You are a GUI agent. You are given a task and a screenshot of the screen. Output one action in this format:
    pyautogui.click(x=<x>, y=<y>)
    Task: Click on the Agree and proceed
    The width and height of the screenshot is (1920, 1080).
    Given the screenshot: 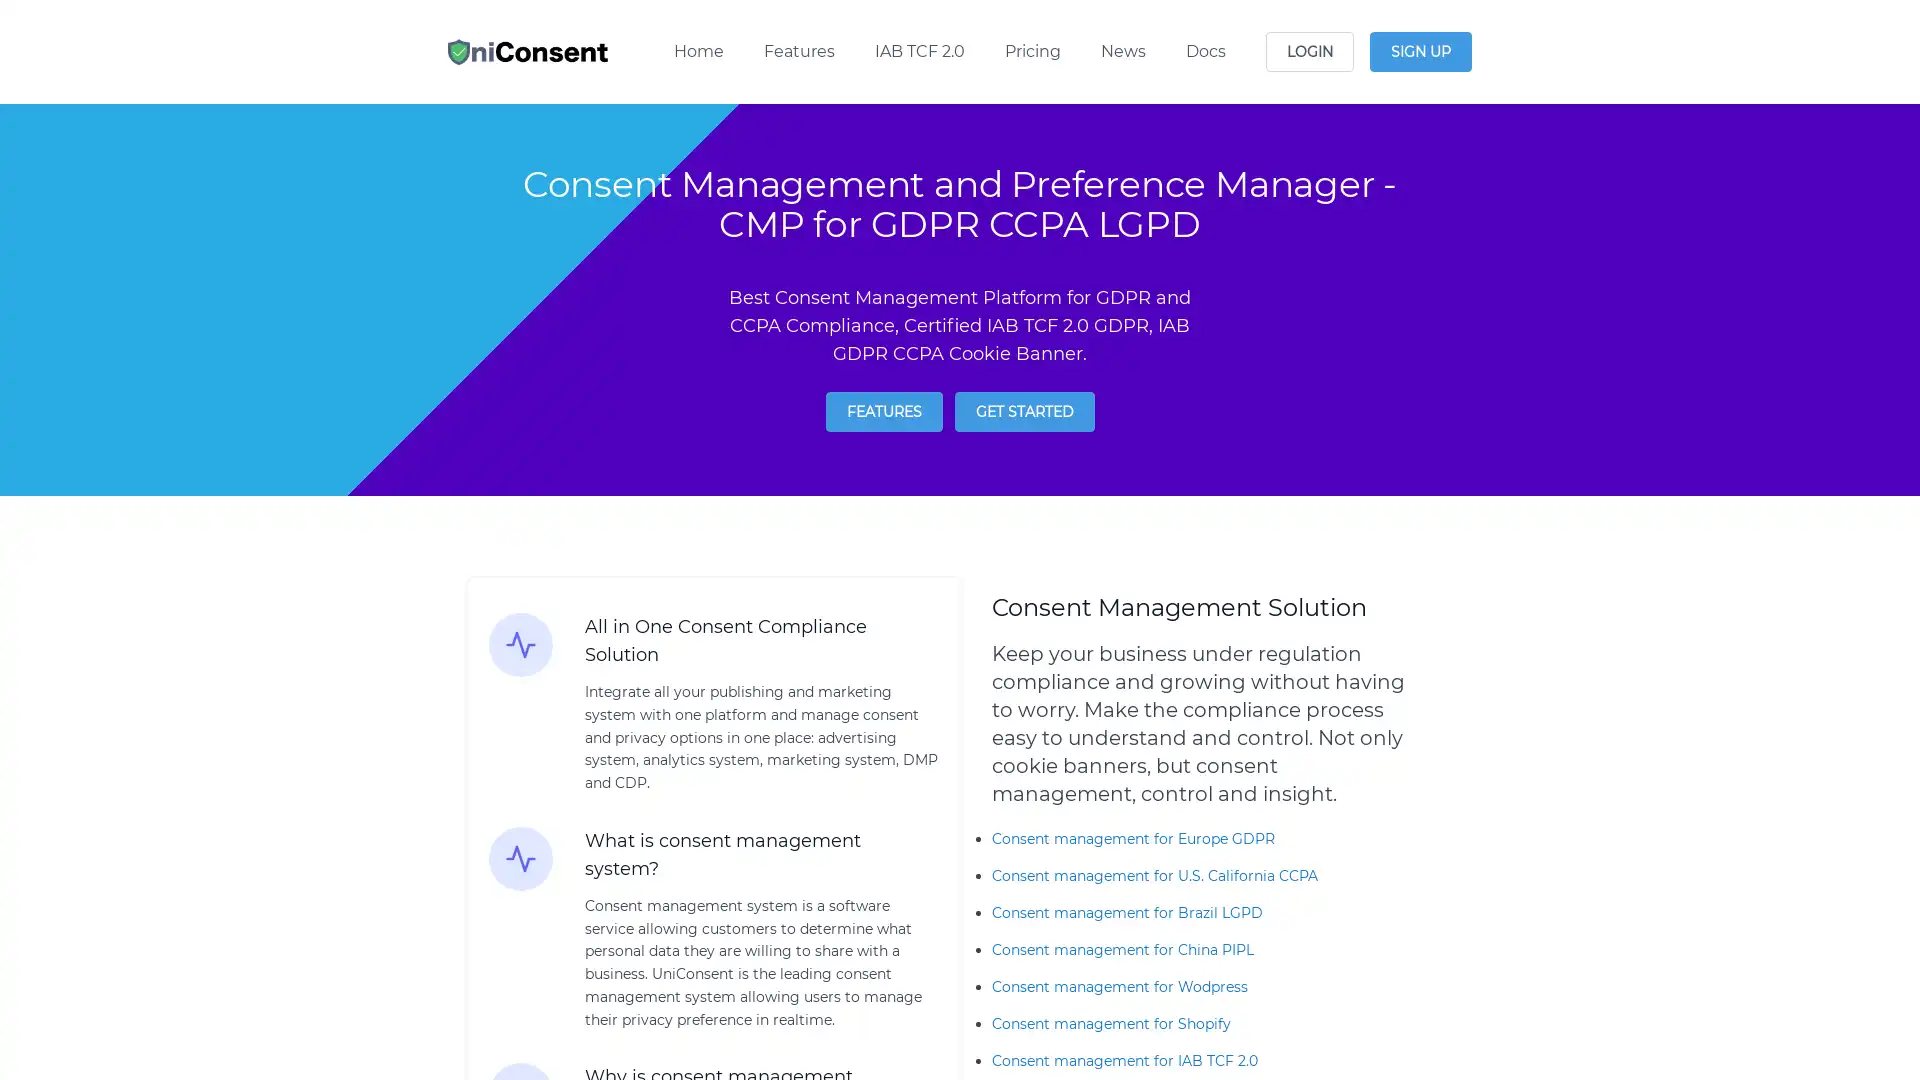 What is the action you would take?
    pyautogui.click(x=455, y=1043)
    